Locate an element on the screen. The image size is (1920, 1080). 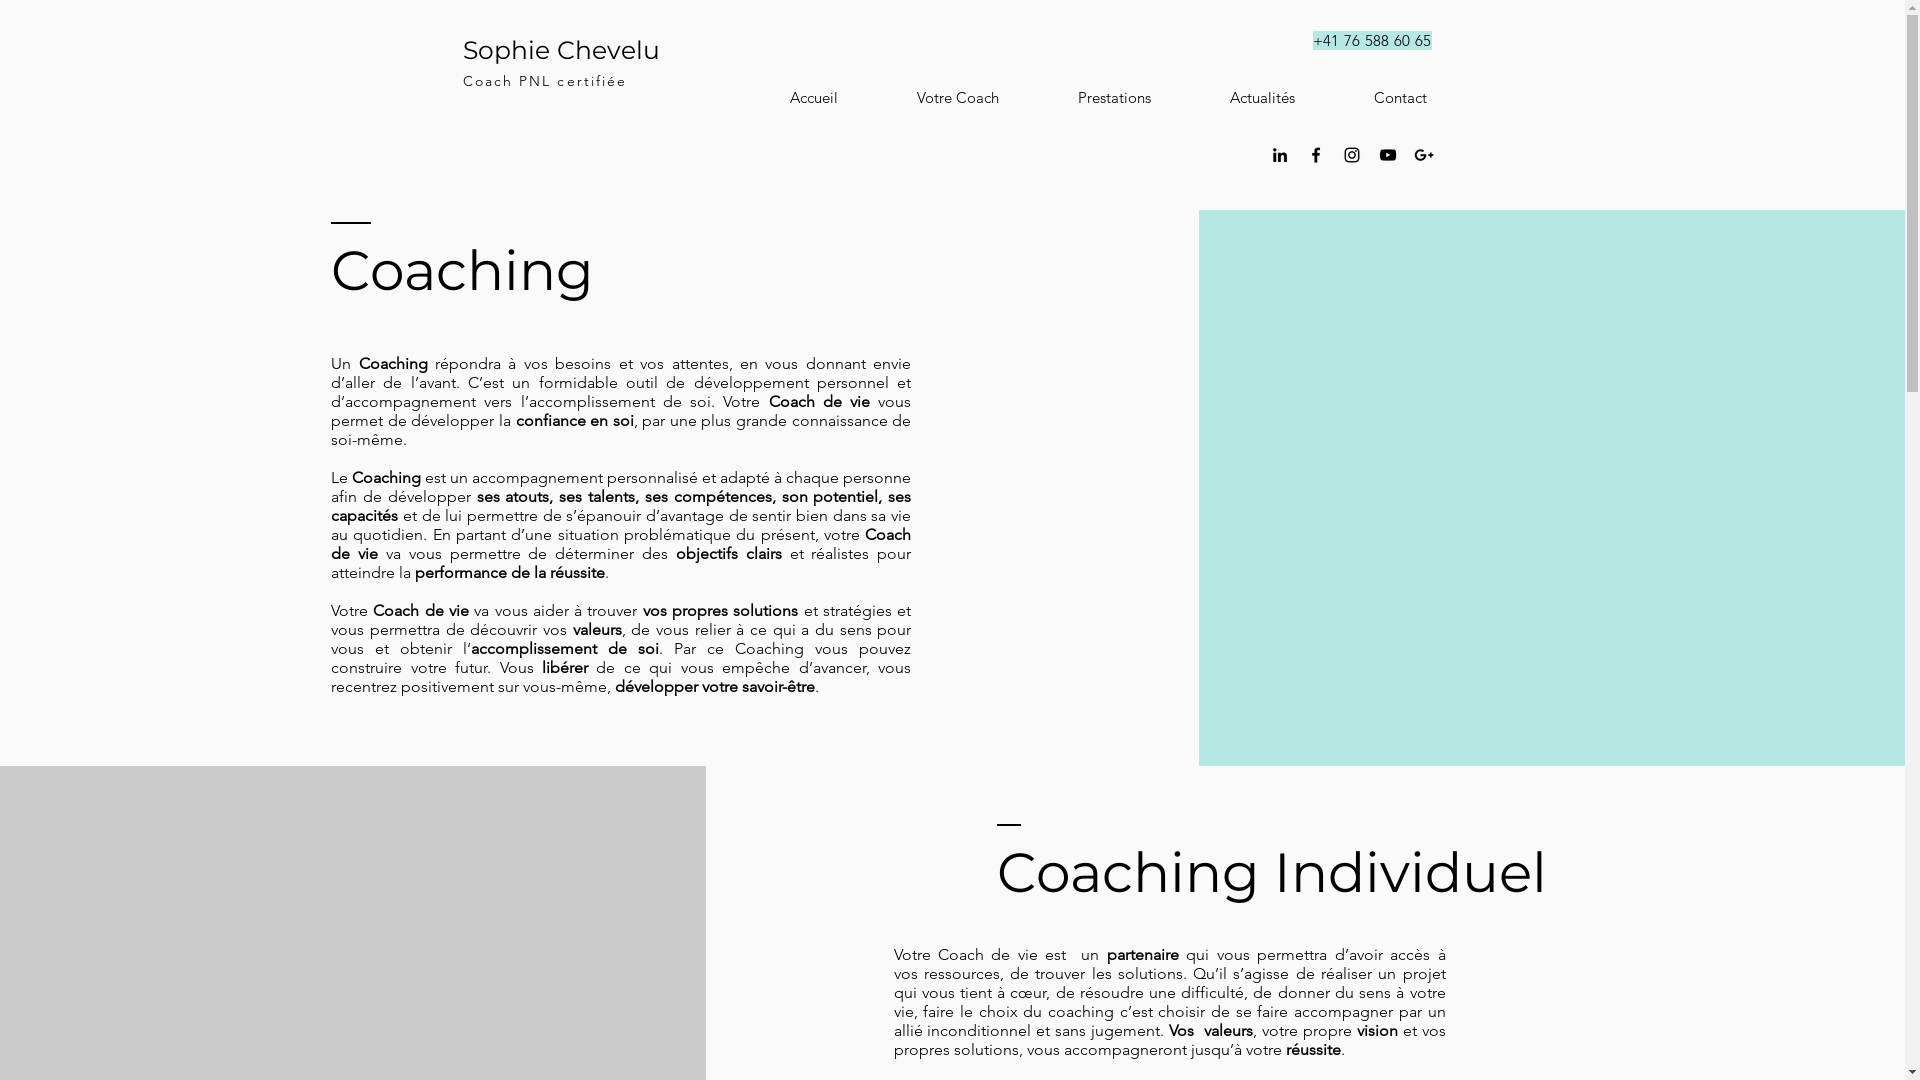
'Accueil' is located at coordinates (786, 97).